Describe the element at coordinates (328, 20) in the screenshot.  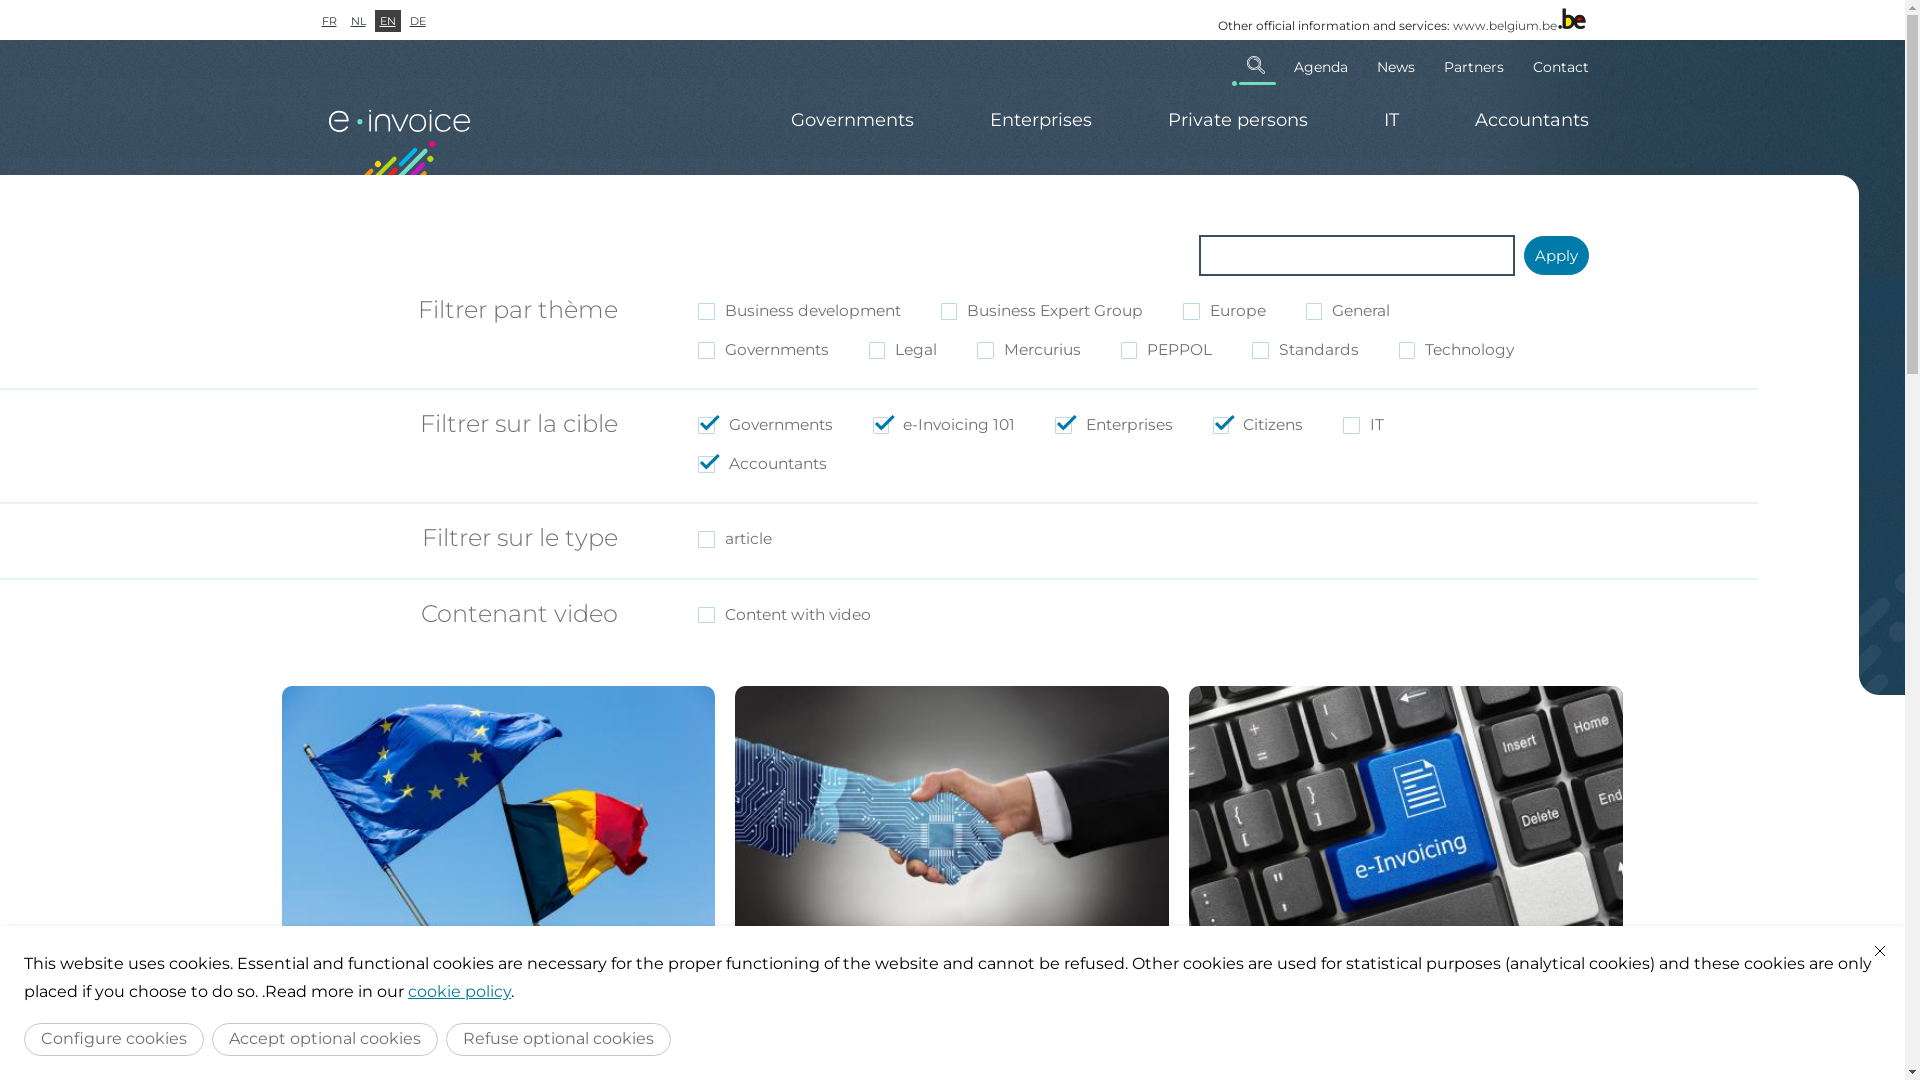
I see `'FR'` at that location.